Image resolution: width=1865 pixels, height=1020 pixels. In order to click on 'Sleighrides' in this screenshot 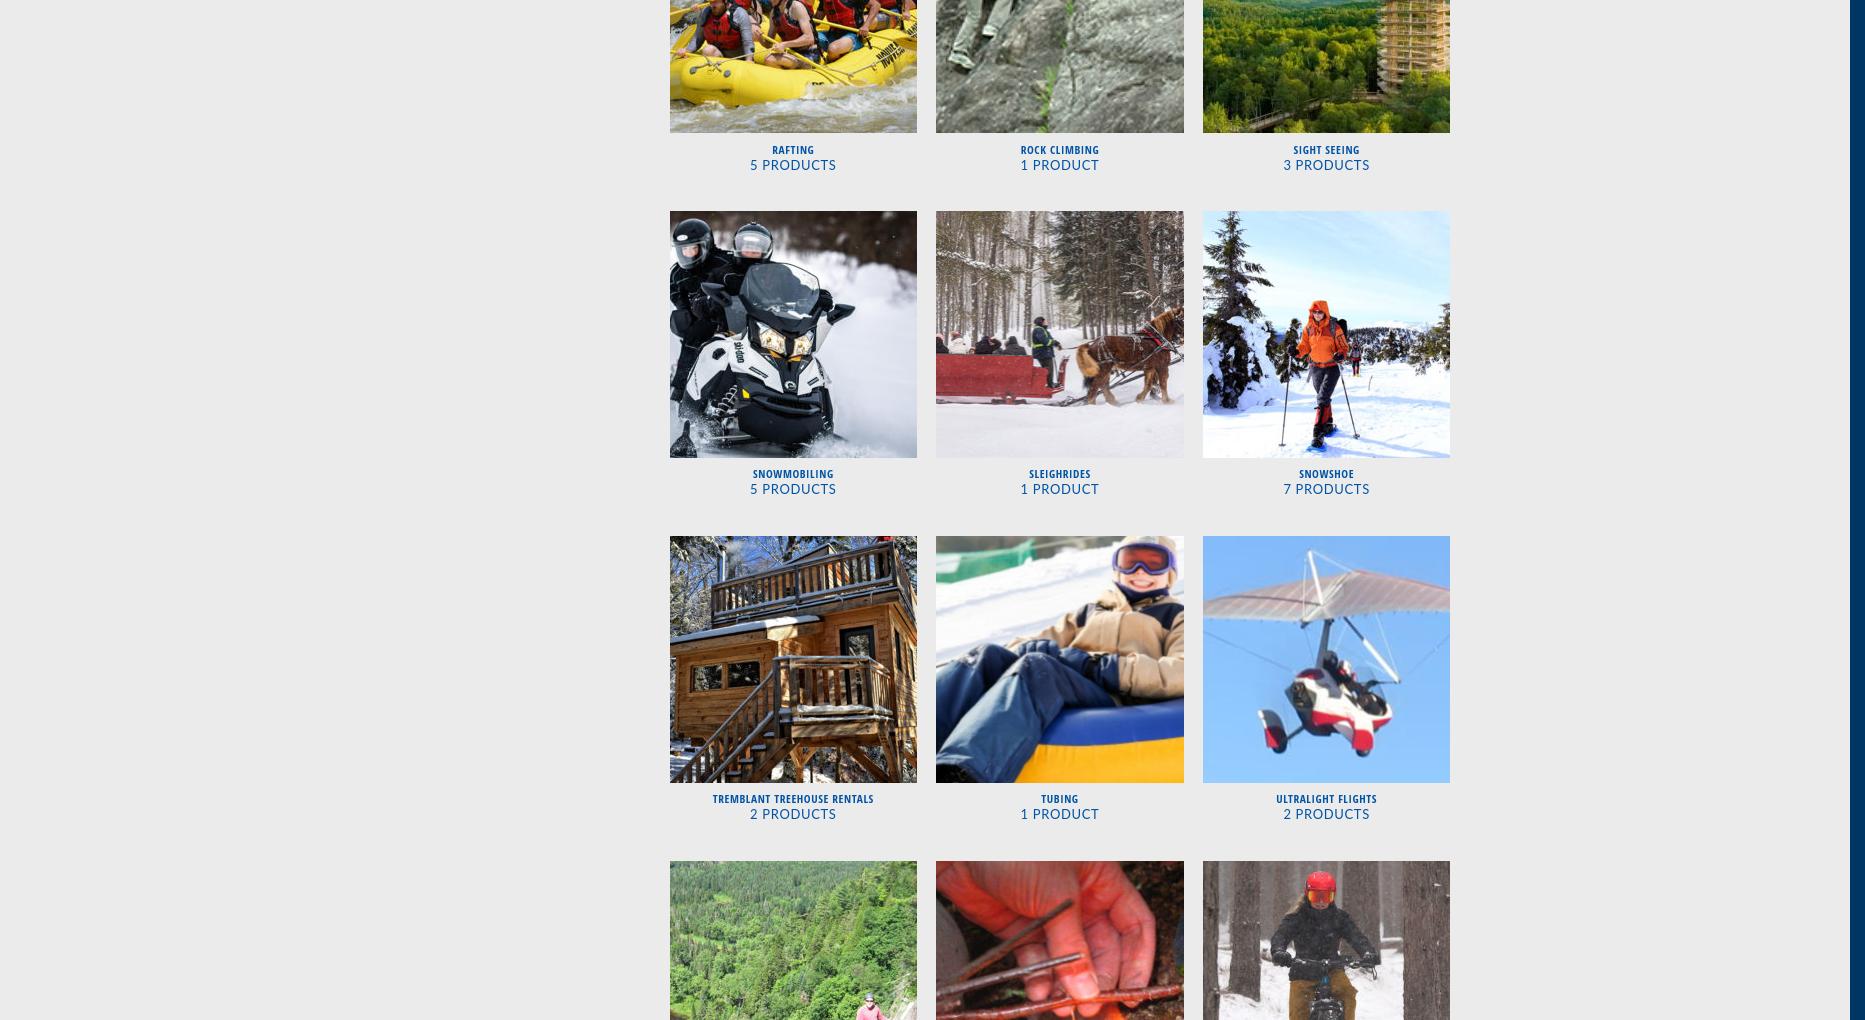, I will do `click(1059, 473)`.